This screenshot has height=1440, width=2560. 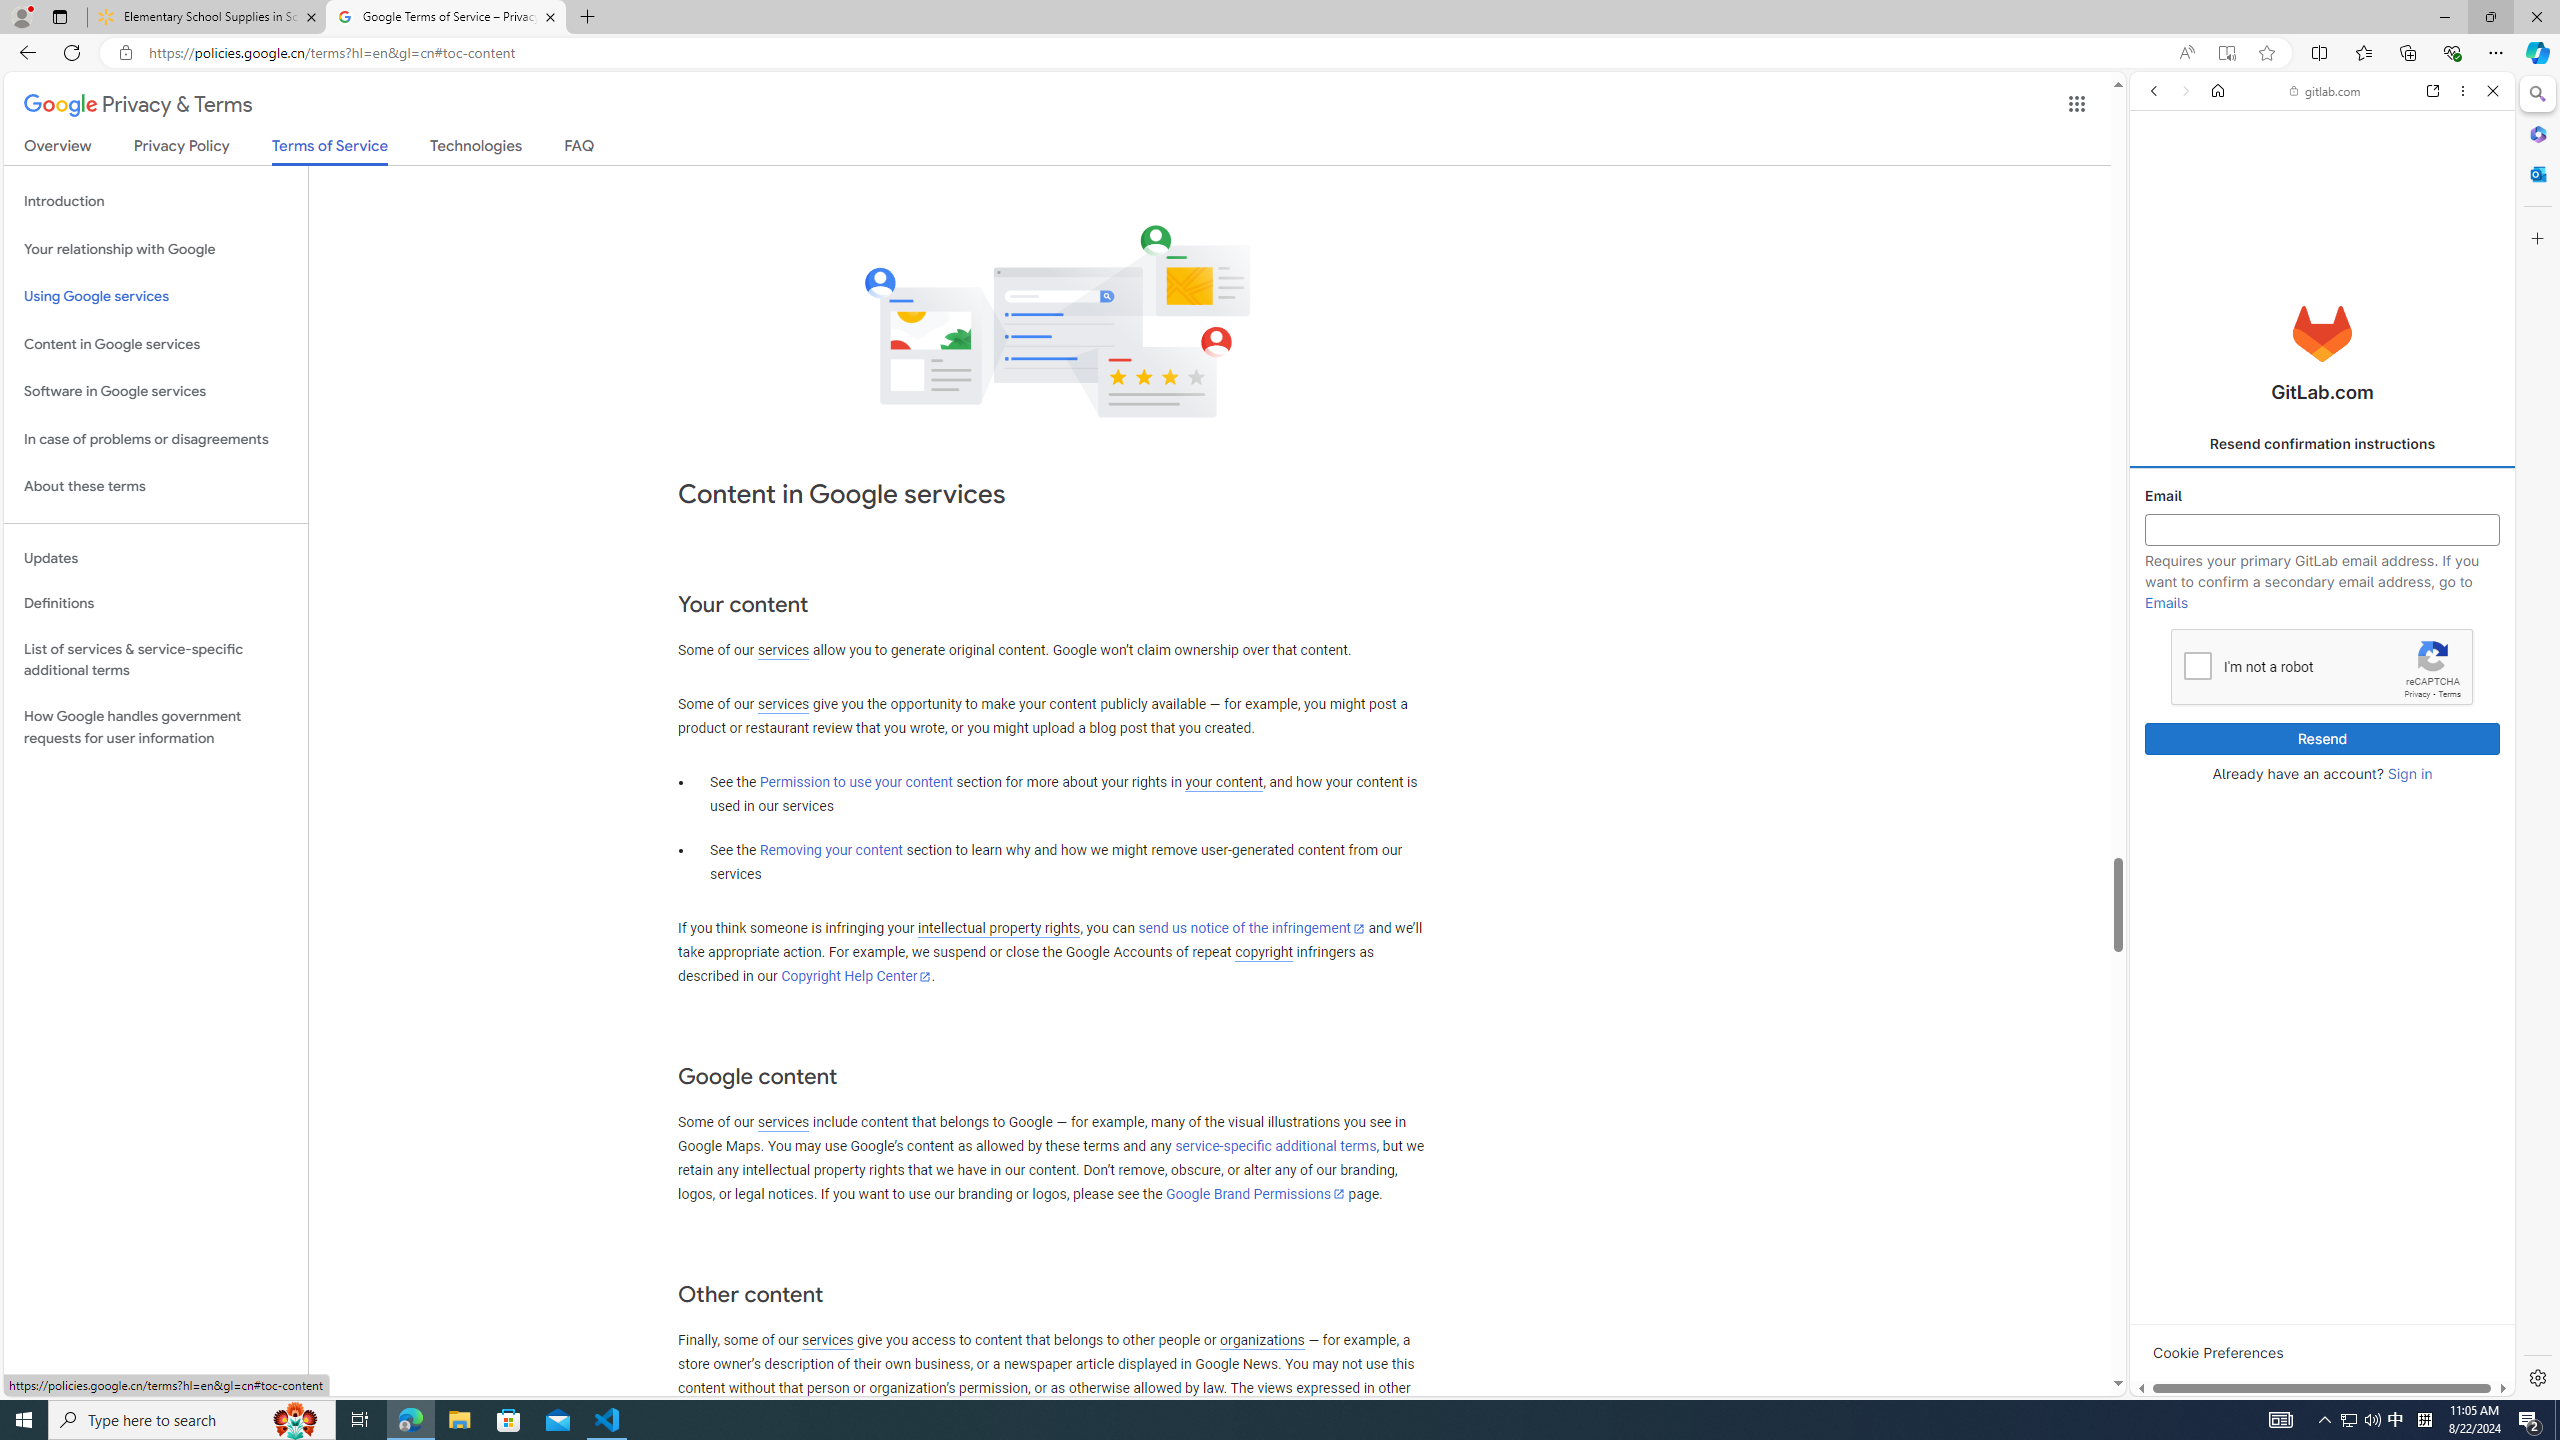 What do you see at coordinates (2282, 229) in the screenshot?
I see `'VIDEOS'` at bounding box center [2282, 229].